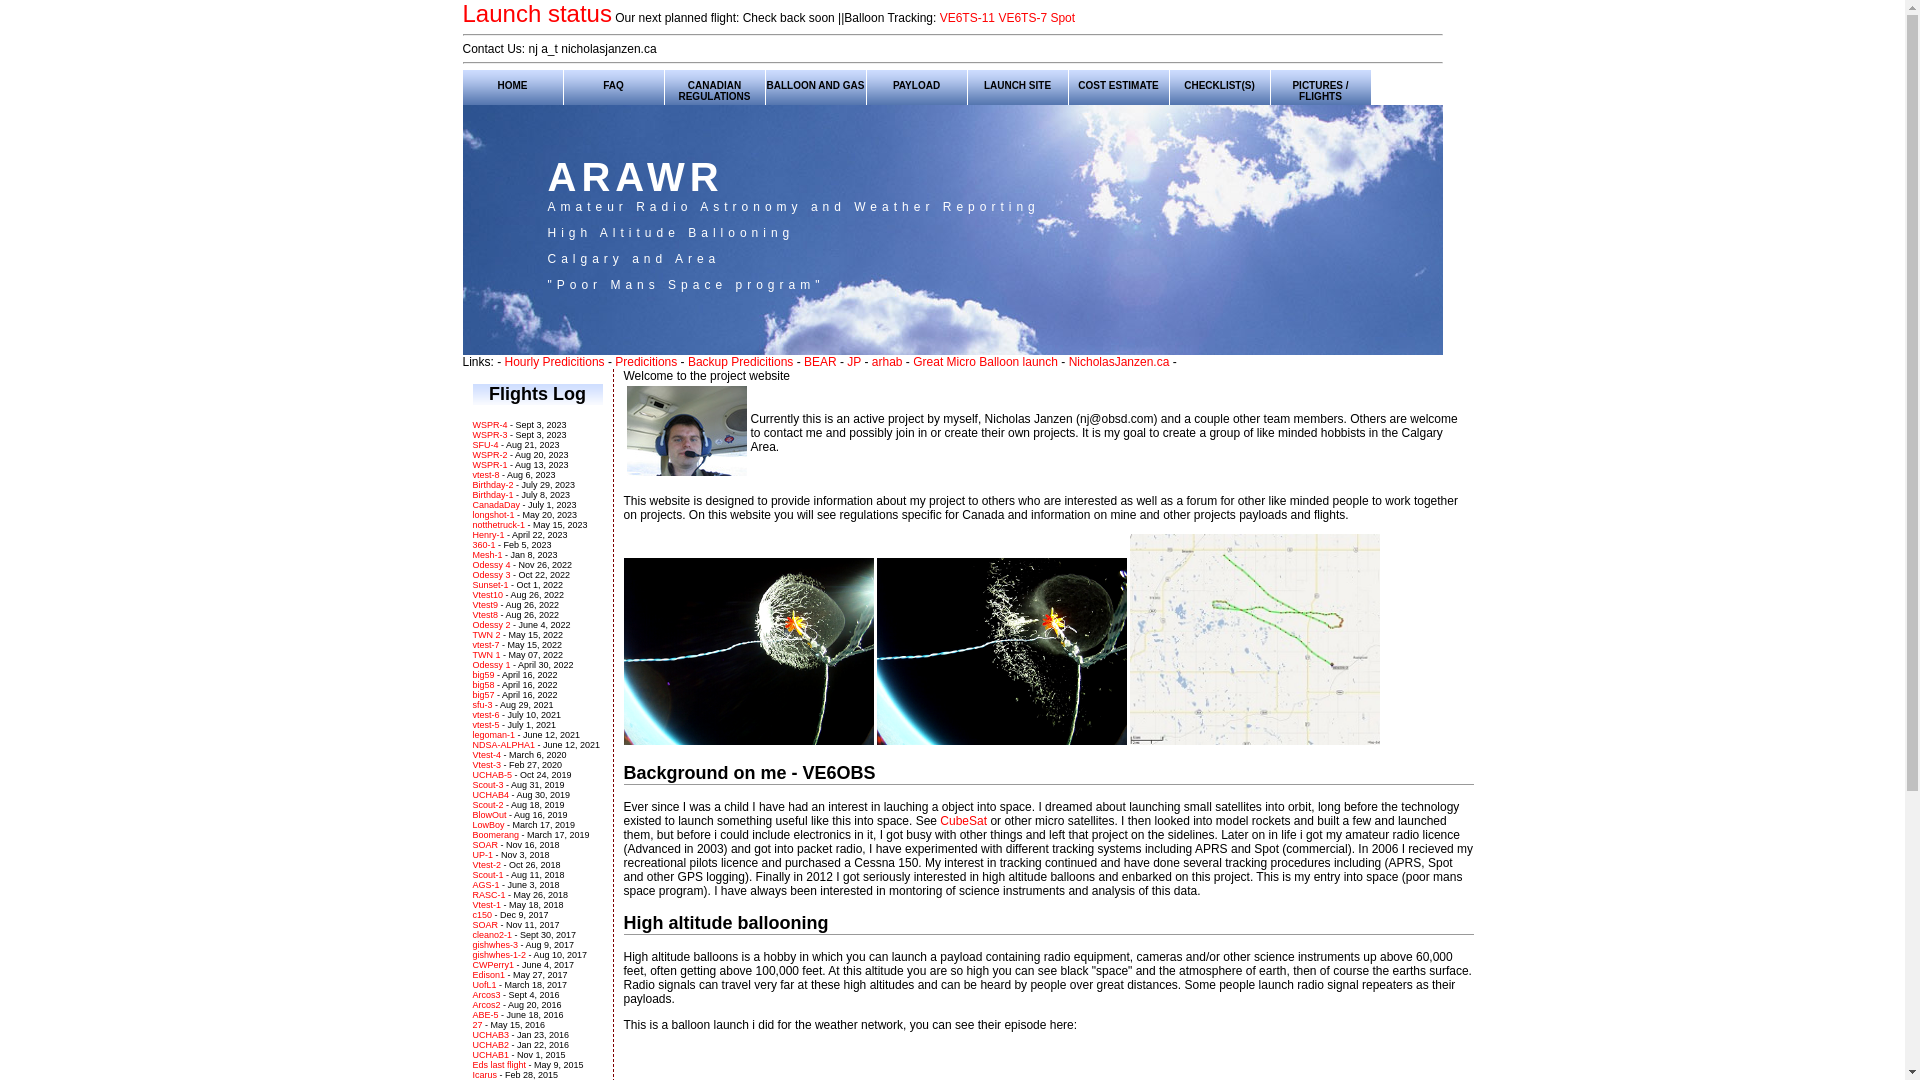 The width and height of the screenshot is (1920, 1080). I want to click on 'vtest-8', so click(485, 474).